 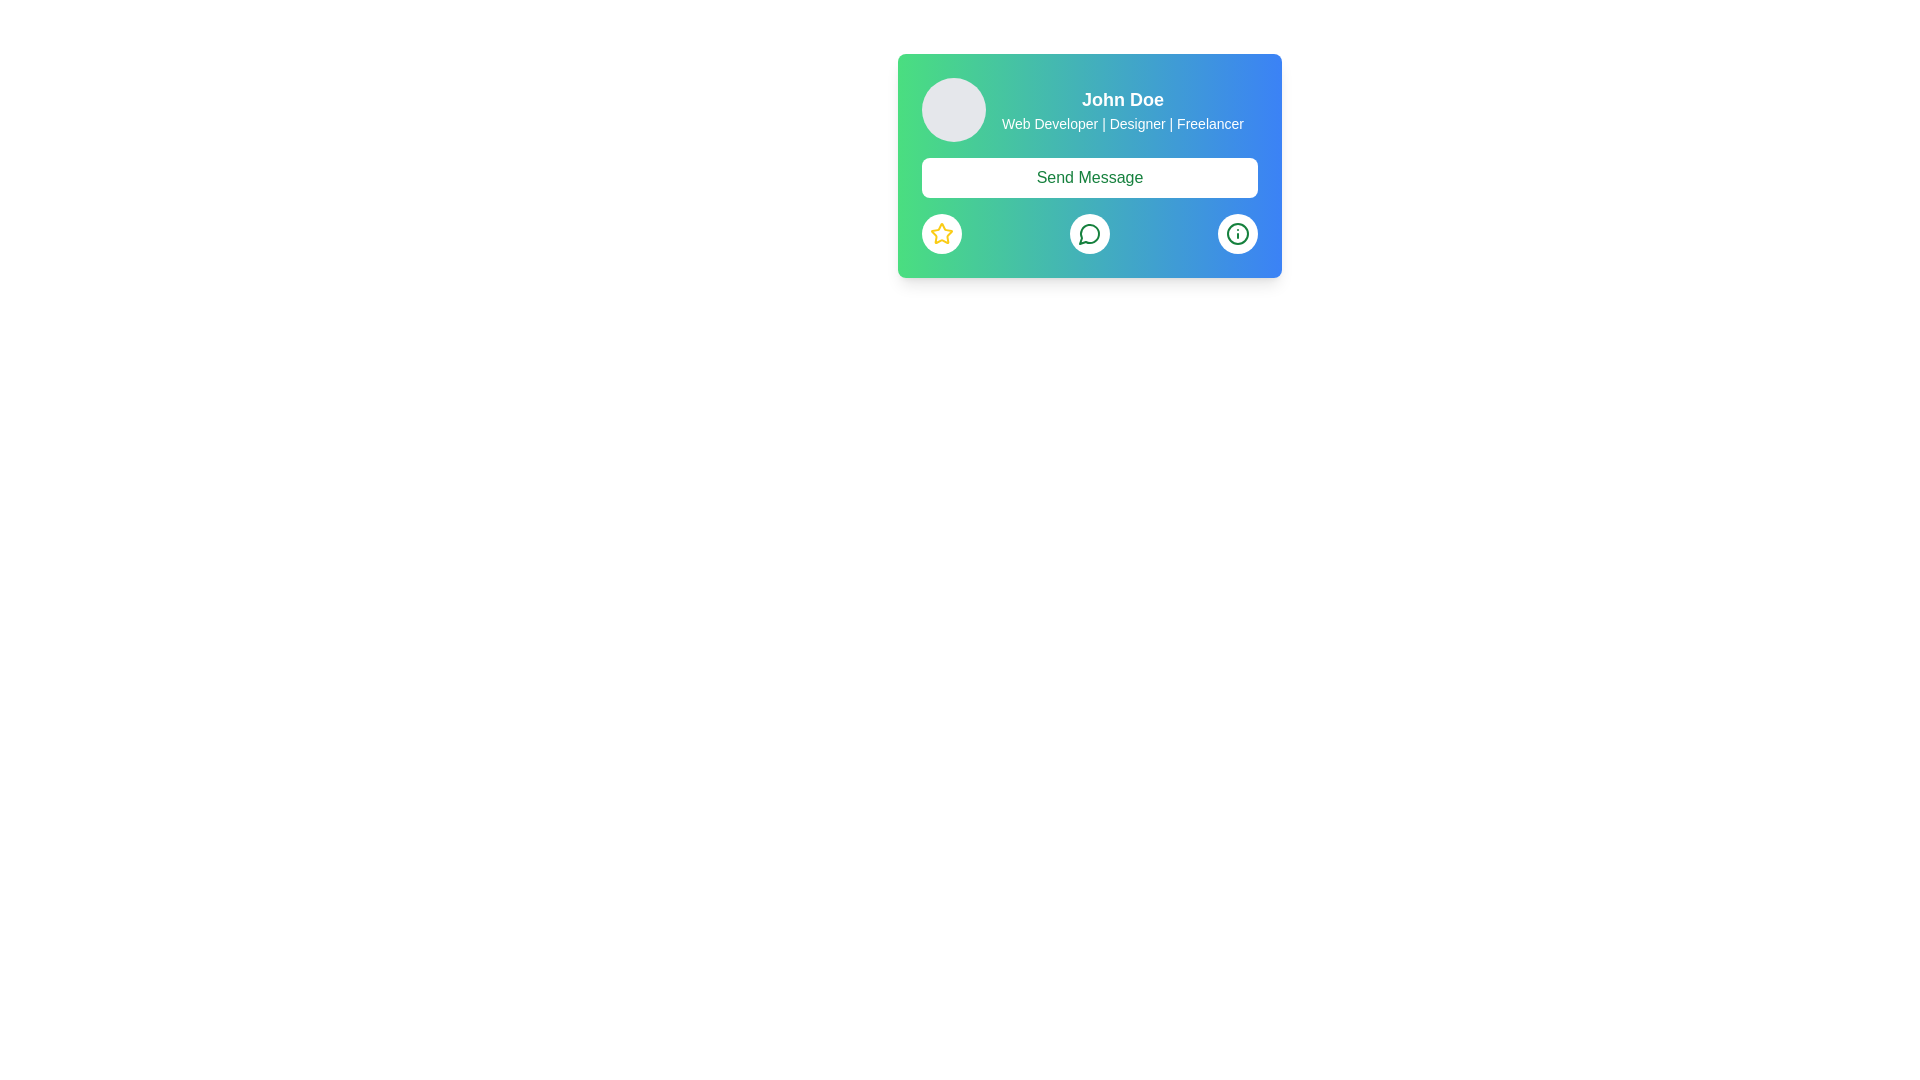 I want to click on the star icon button located at the bottom-left corner of the main card component, so click(x=940, y=233).